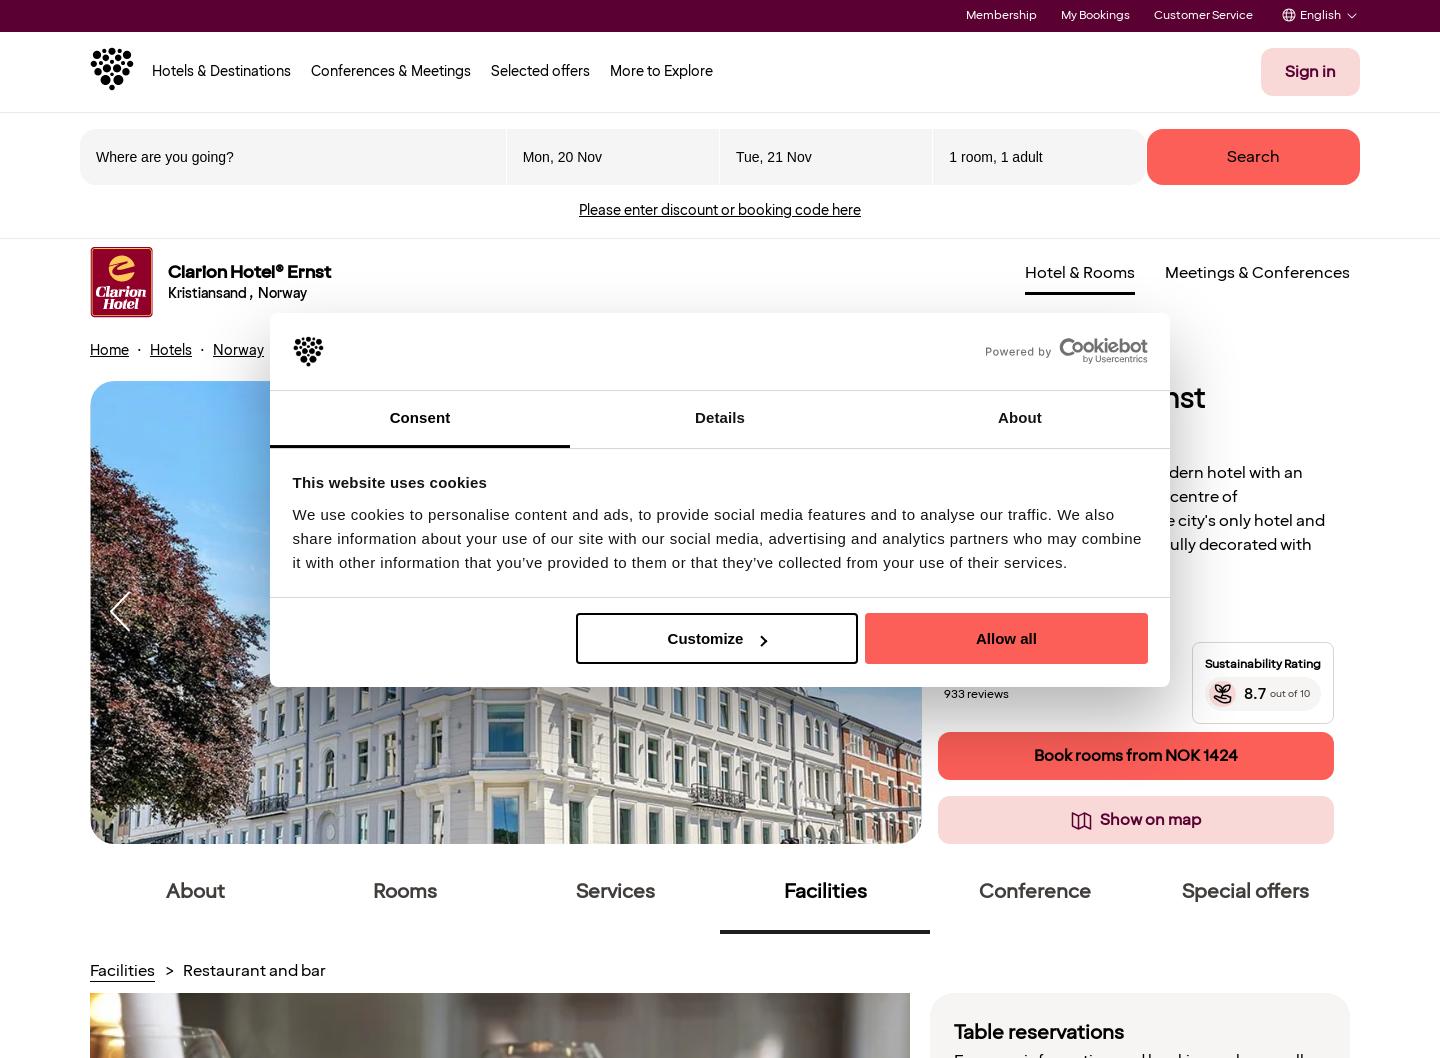 The width and height of the screenshot is (1440, 1058). What do you see at coordinates (943, 693) in the screenshot?
I see `'933'` at bounding box center [943, 693].